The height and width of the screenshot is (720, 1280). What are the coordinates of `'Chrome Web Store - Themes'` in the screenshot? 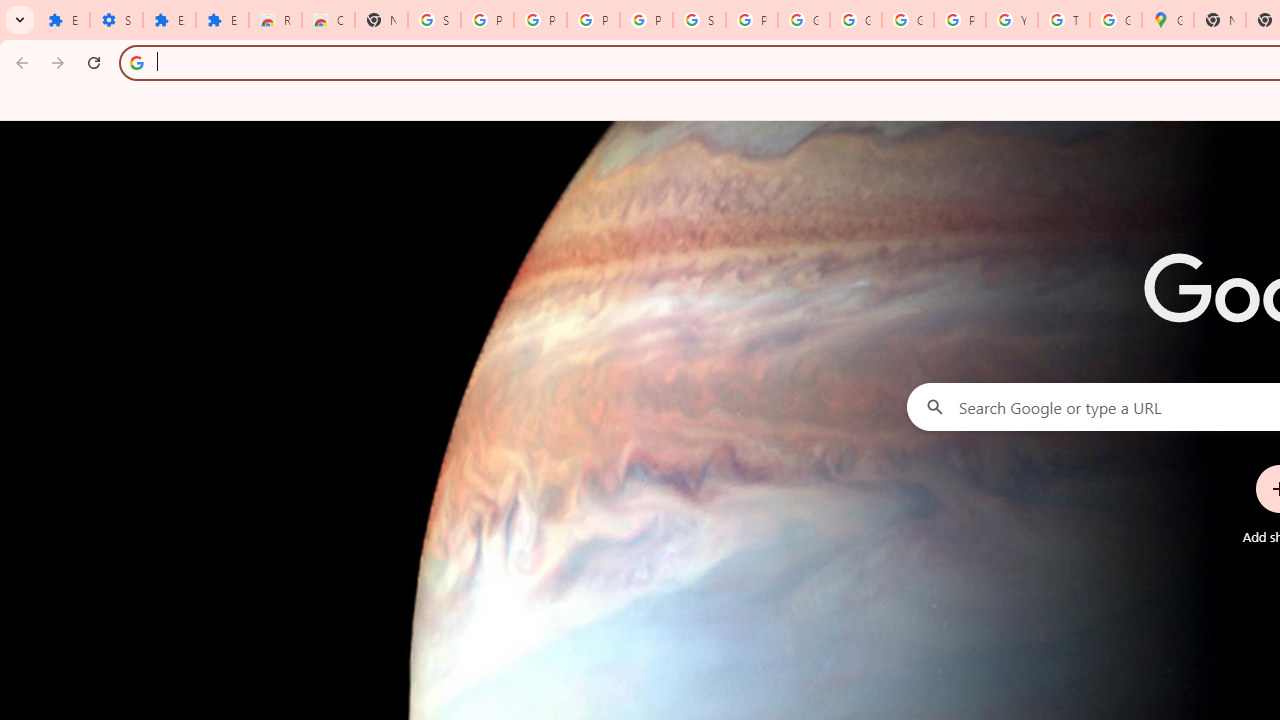 It's located at (328, 20).